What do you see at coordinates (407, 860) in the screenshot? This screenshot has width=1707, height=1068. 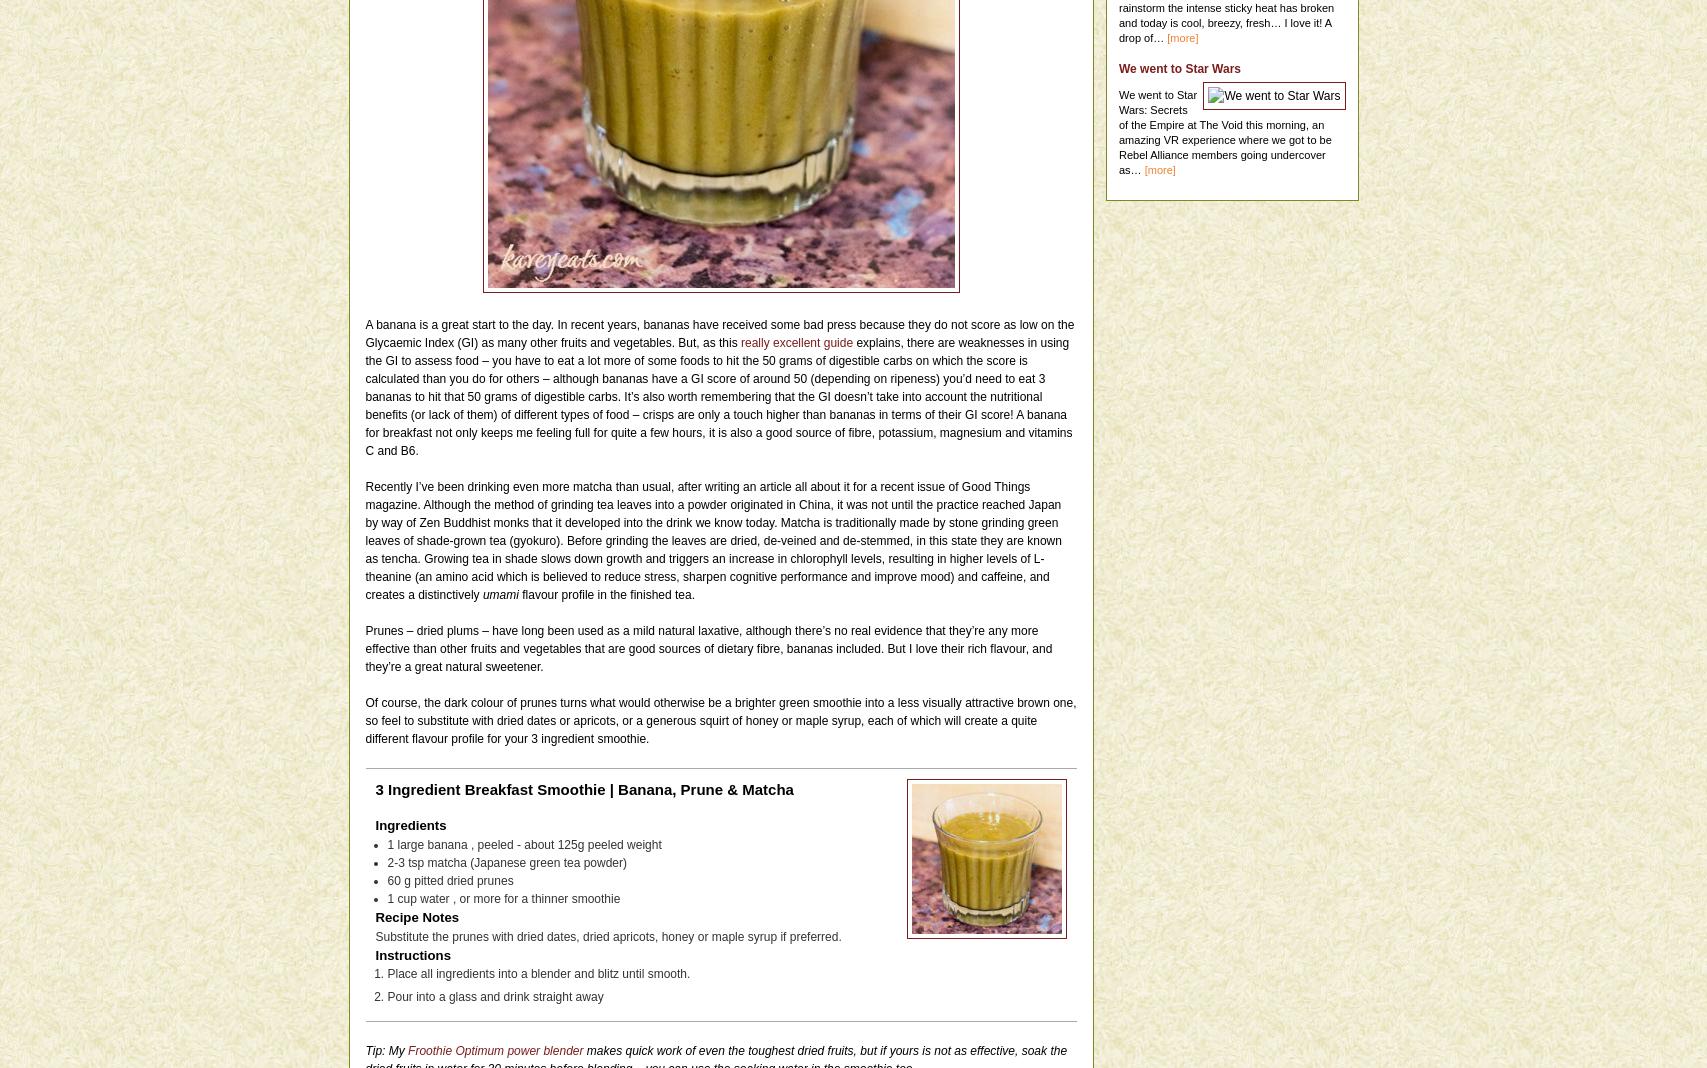 I see `'tsp'` at bounding box center [407, 860].